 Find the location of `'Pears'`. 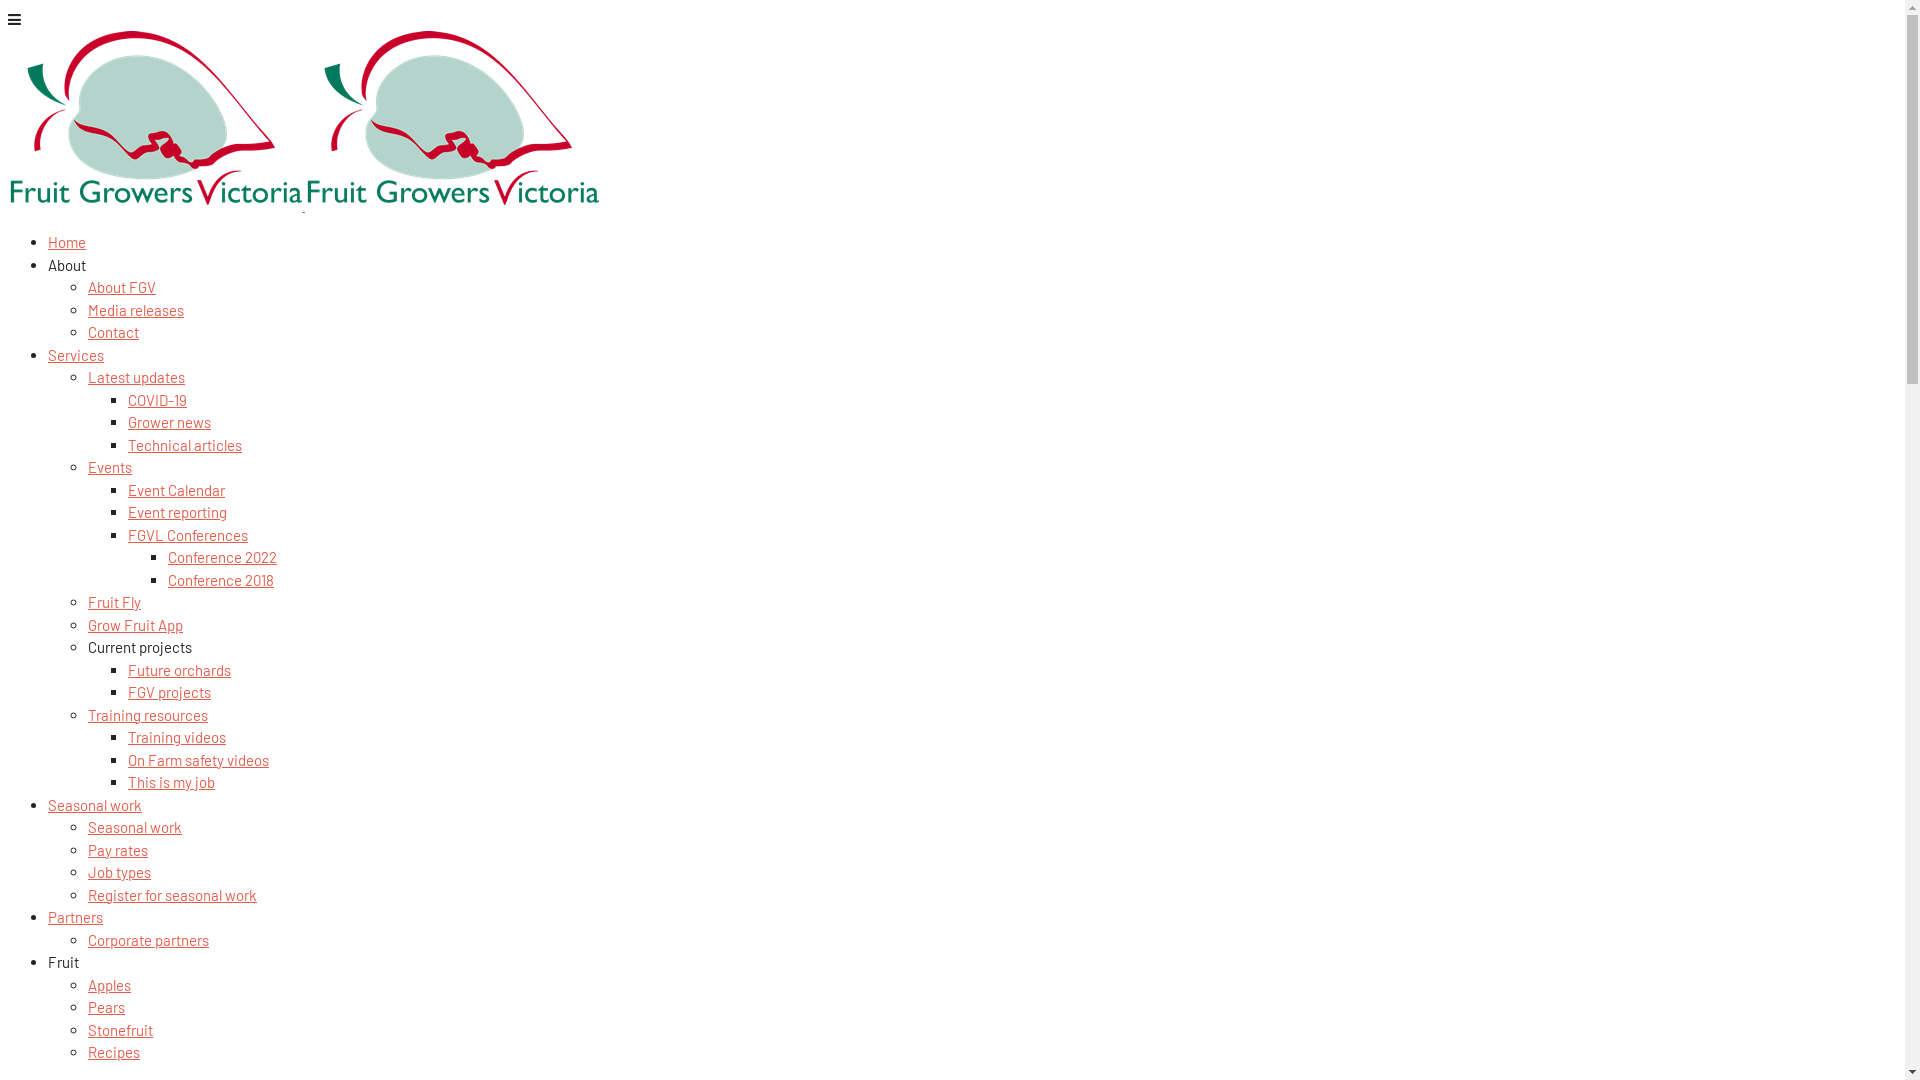

'Pears' is located at coordinates (105, 1006).